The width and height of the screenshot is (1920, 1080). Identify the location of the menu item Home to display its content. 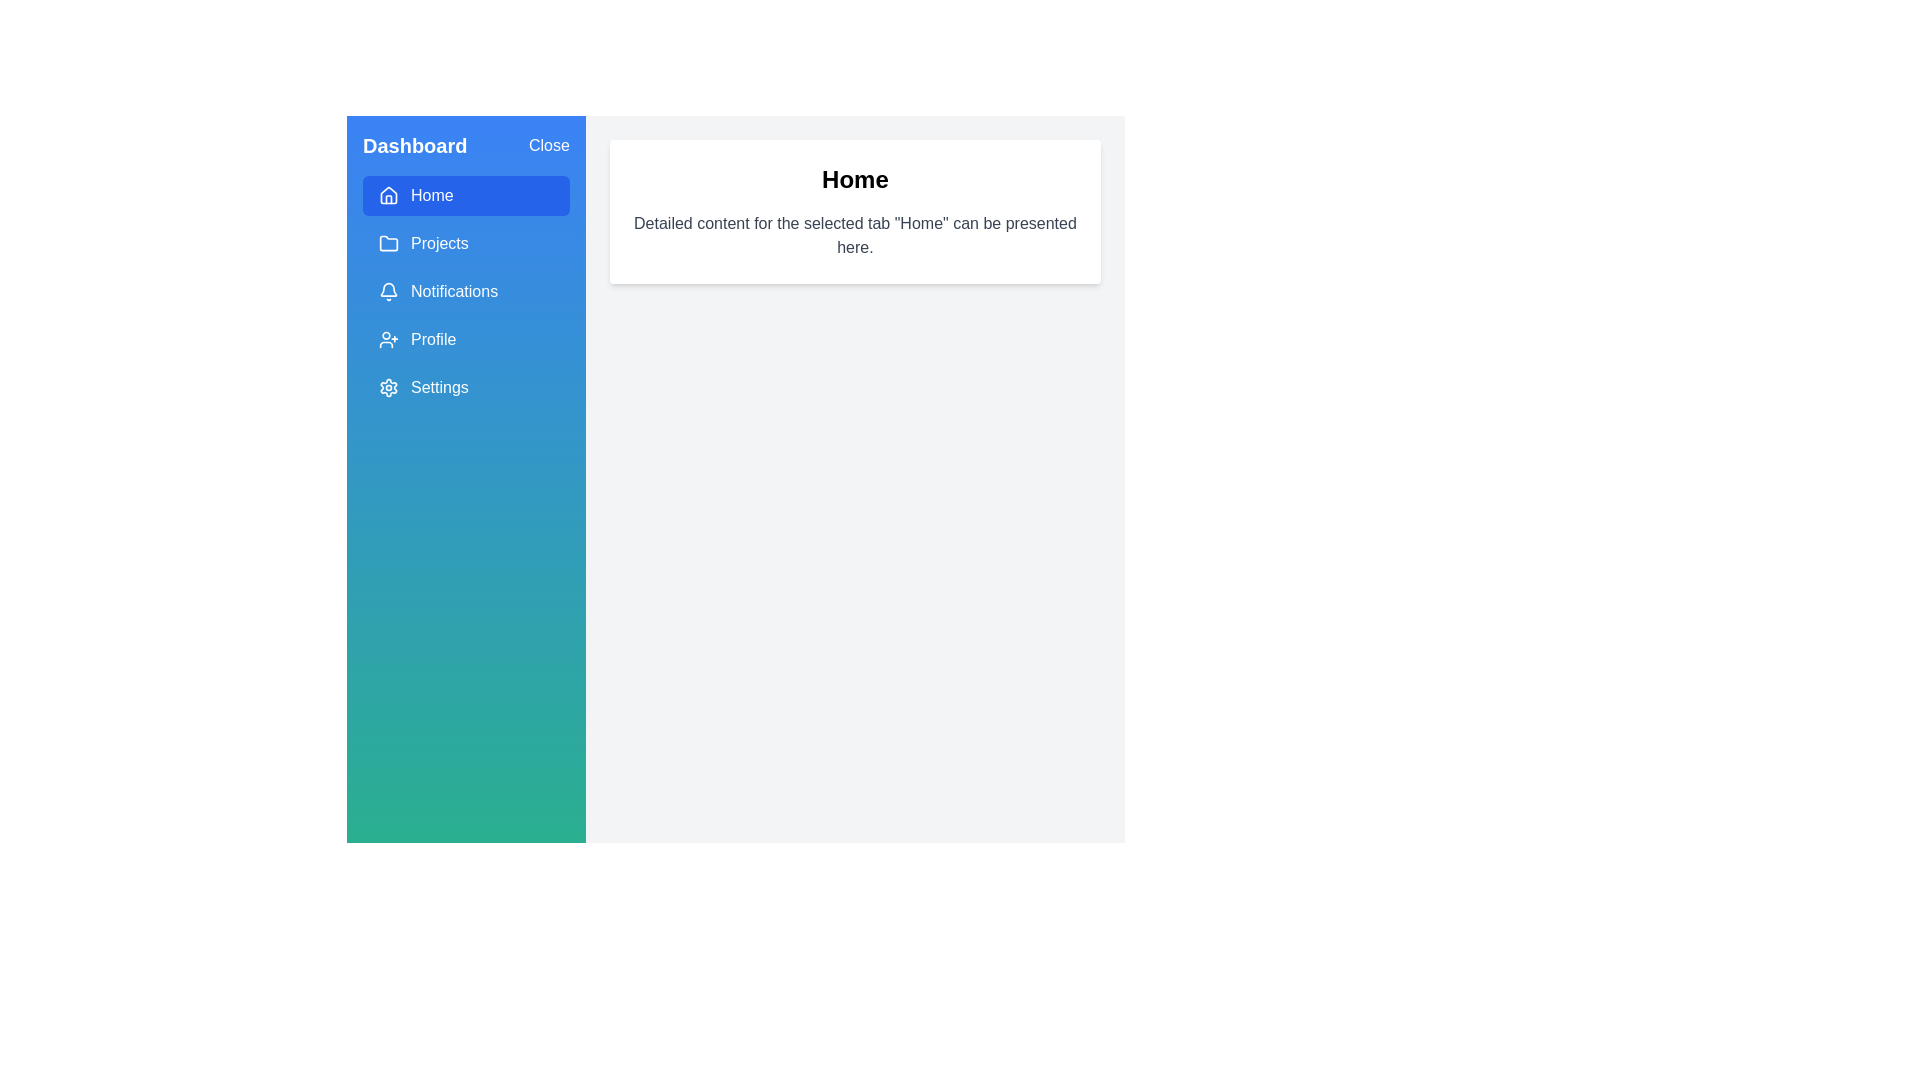
(465, 196).